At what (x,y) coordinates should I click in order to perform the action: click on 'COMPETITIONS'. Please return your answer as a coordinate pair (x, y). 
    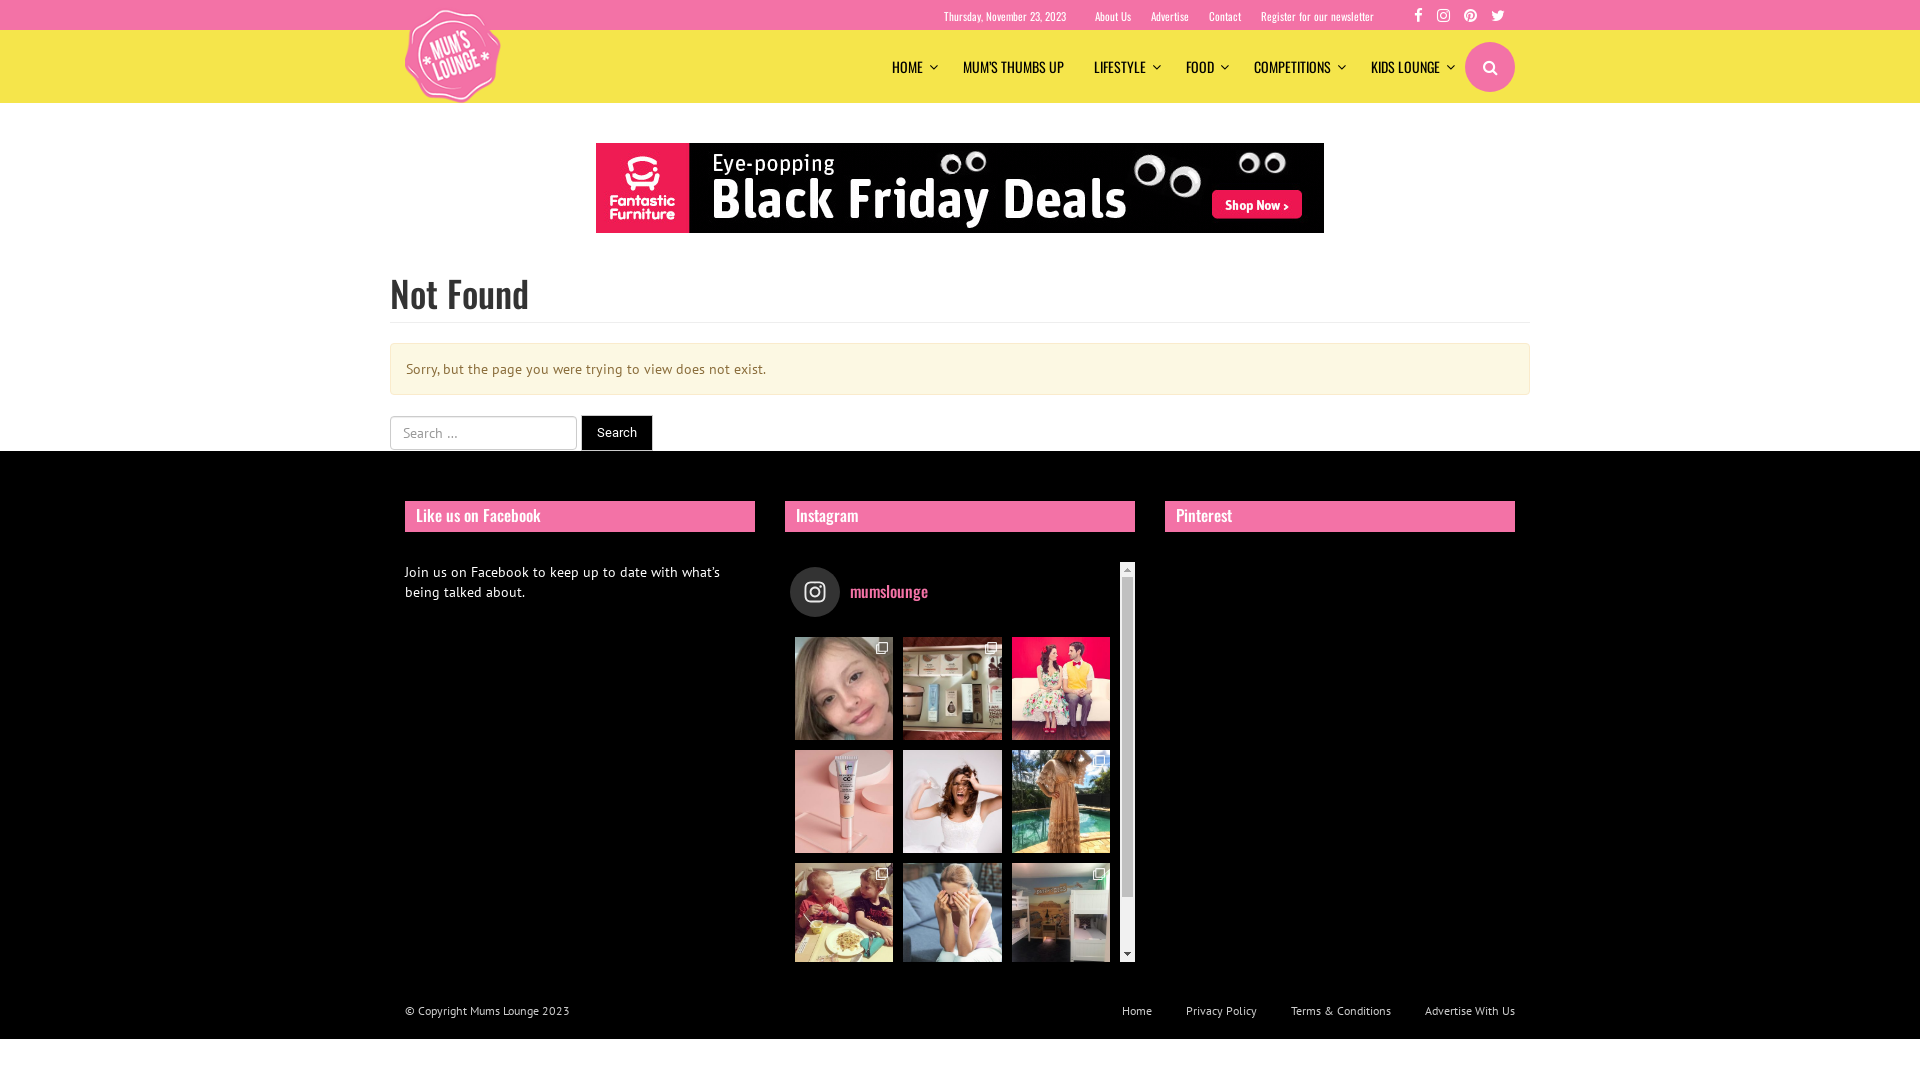
    Looking at the image, I should click on (1297, 65).